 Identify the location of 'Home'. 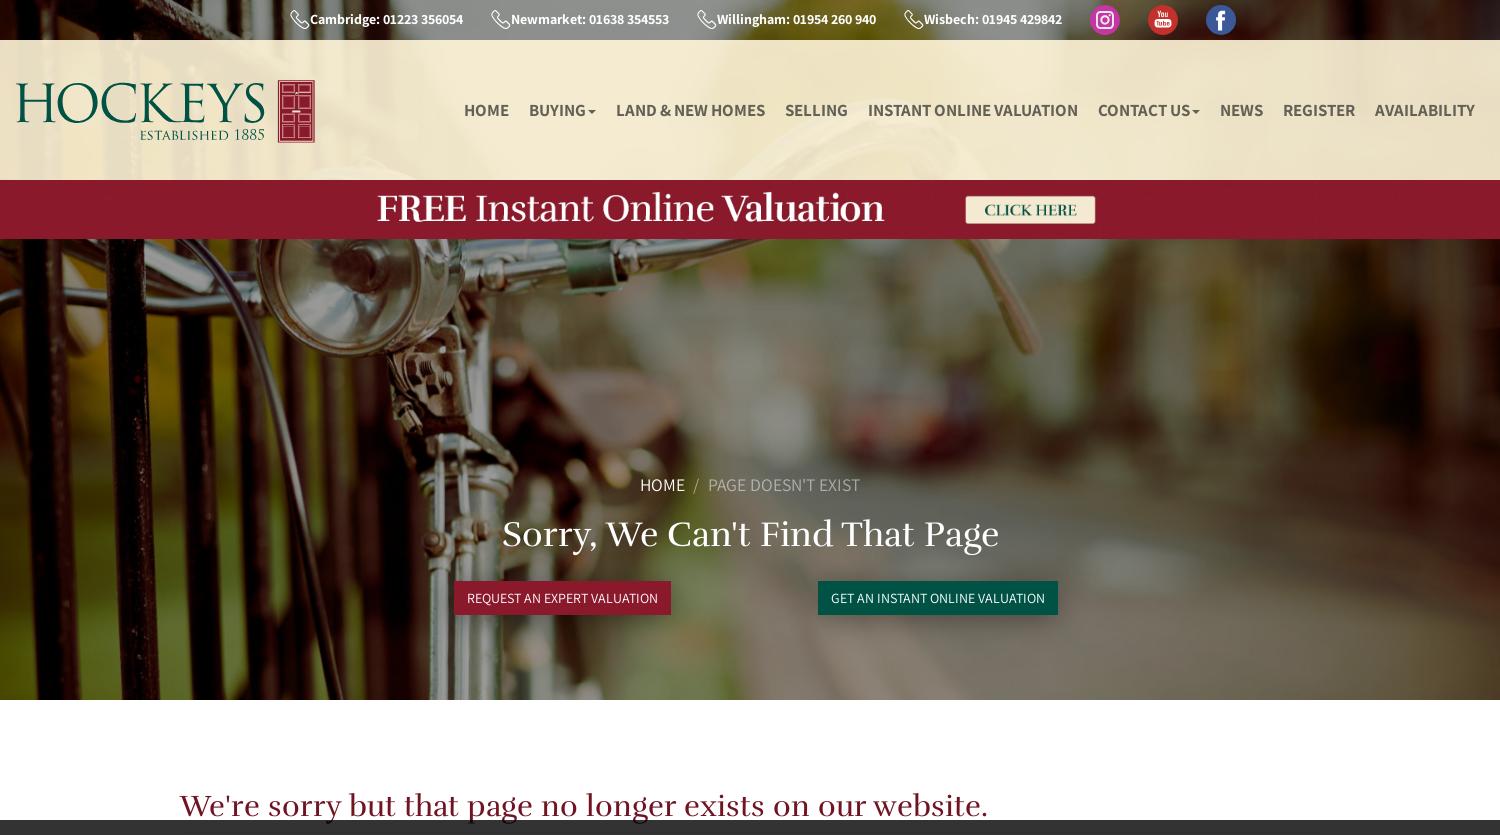
(640, 482).